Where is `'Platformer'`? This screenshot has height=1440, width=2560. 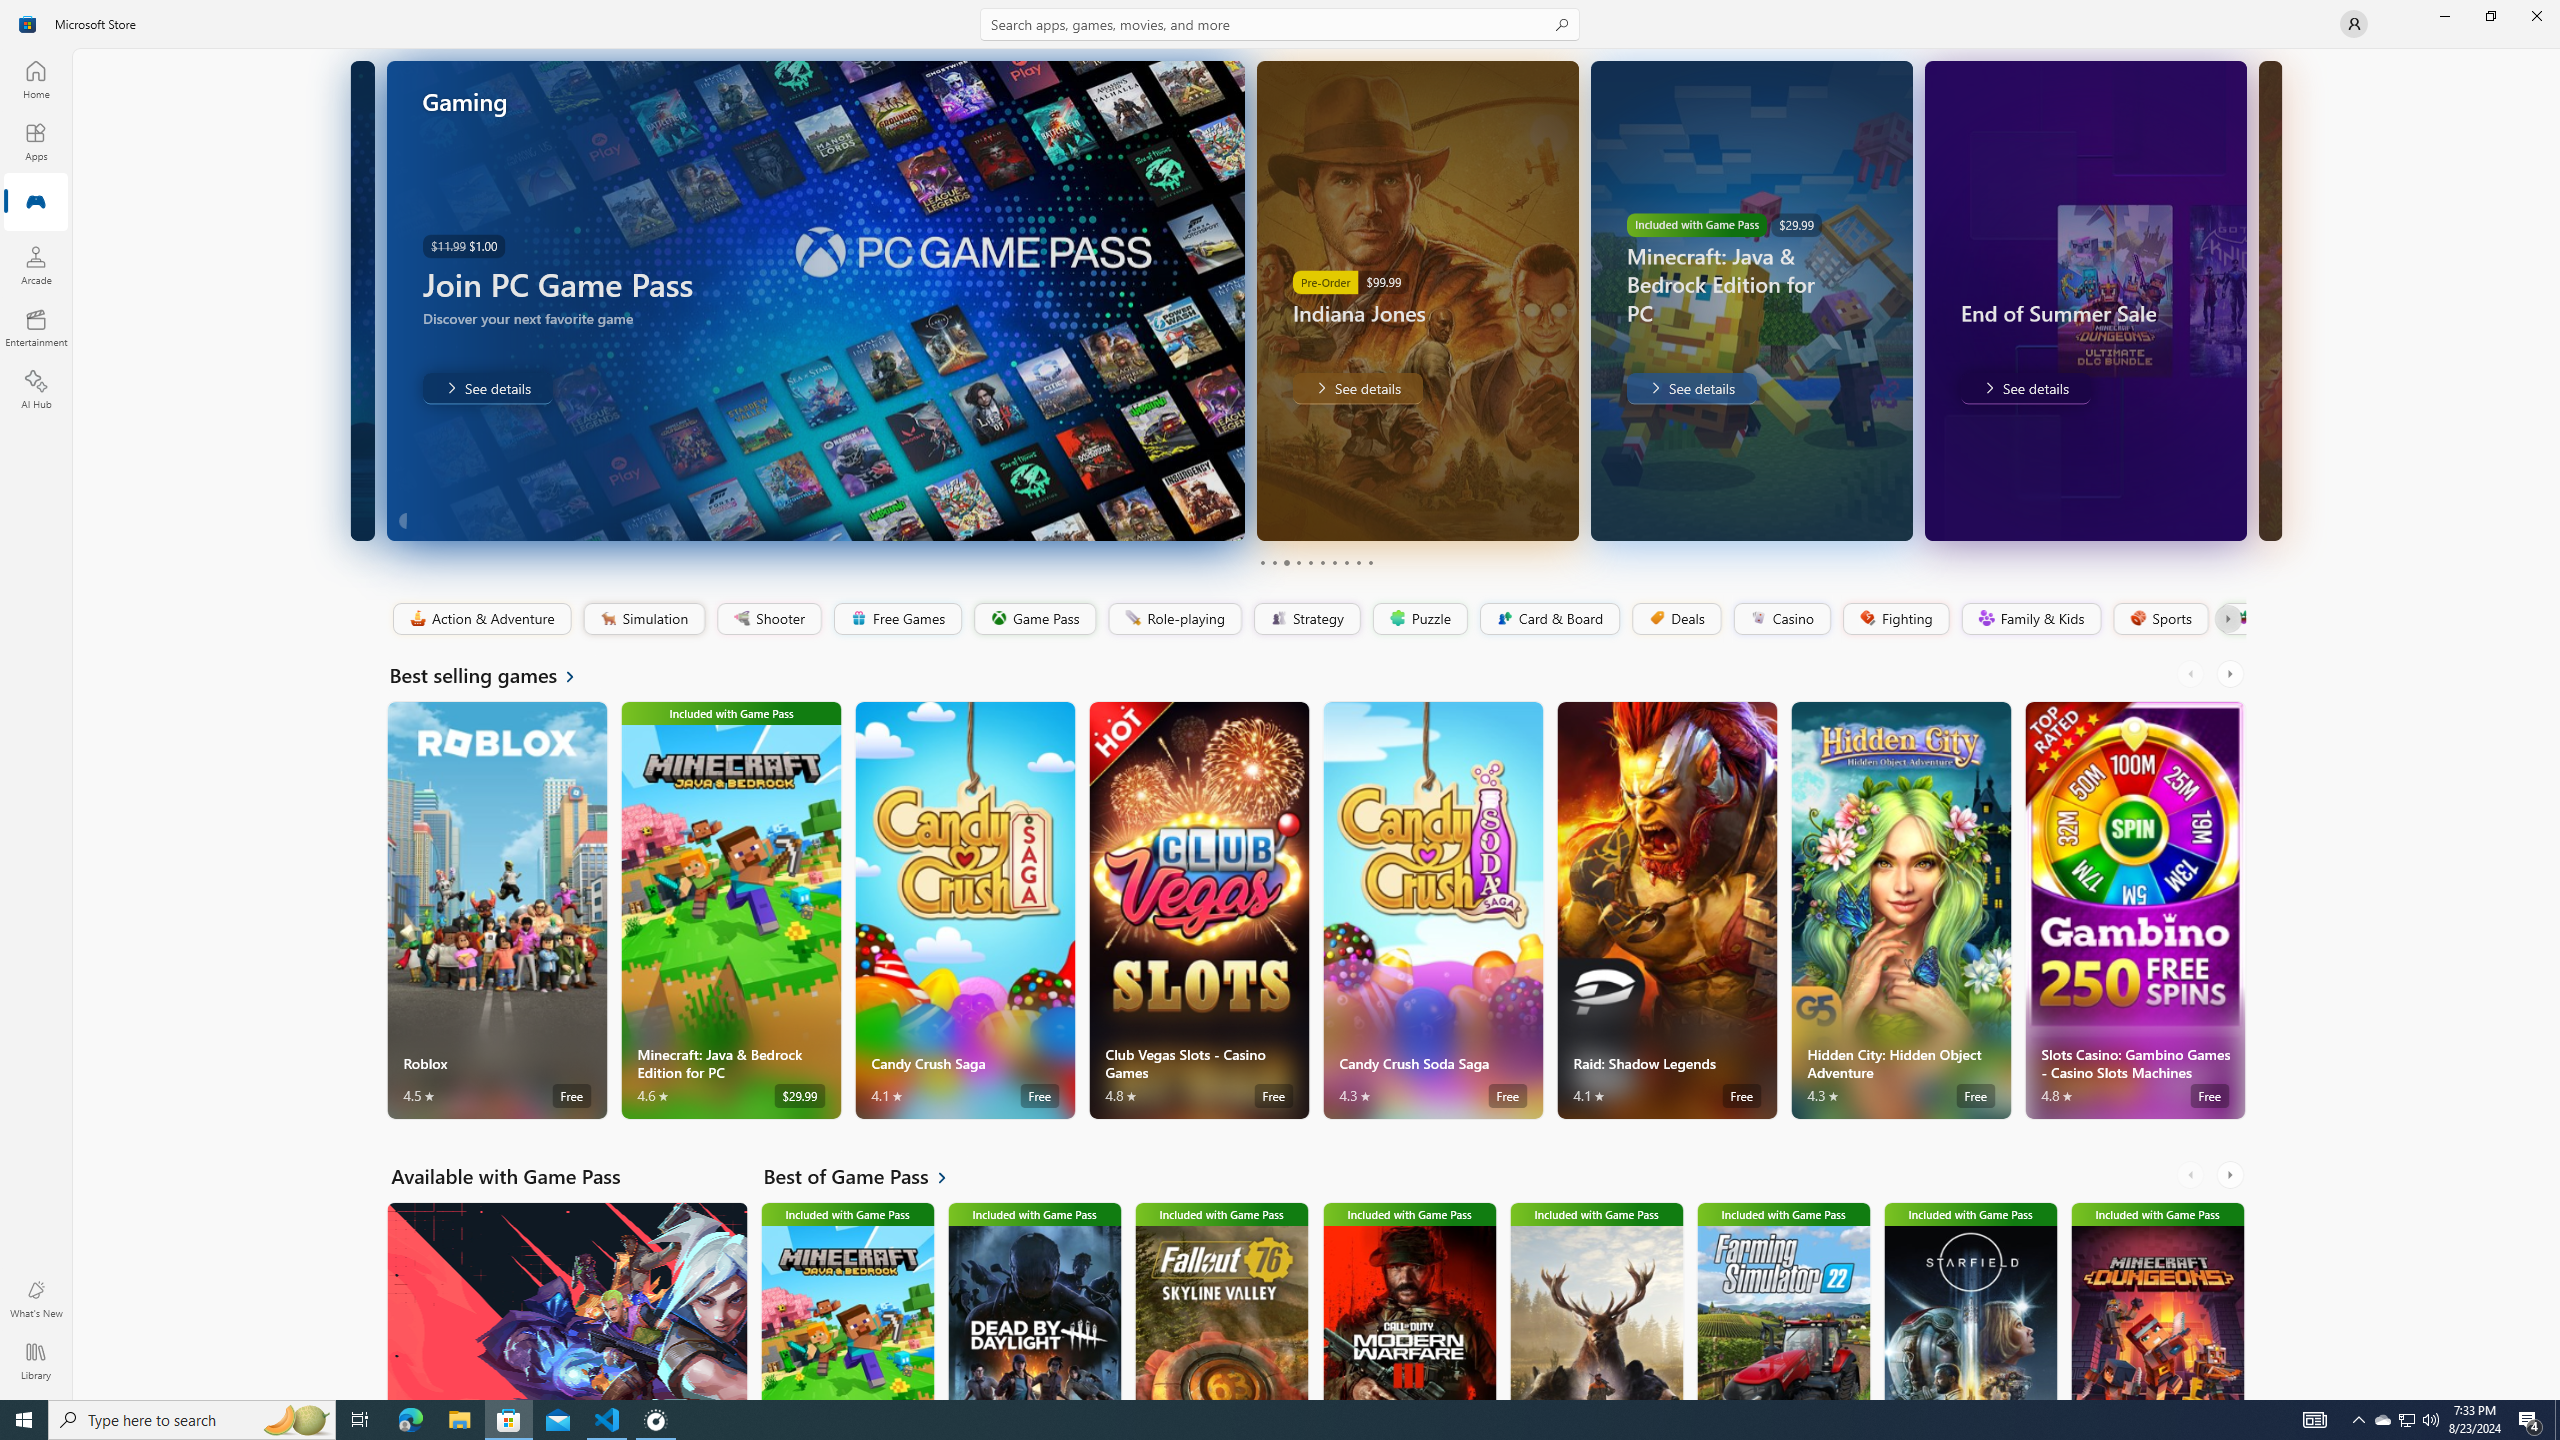
'Platformer' is located at coordinates (2231, 618).